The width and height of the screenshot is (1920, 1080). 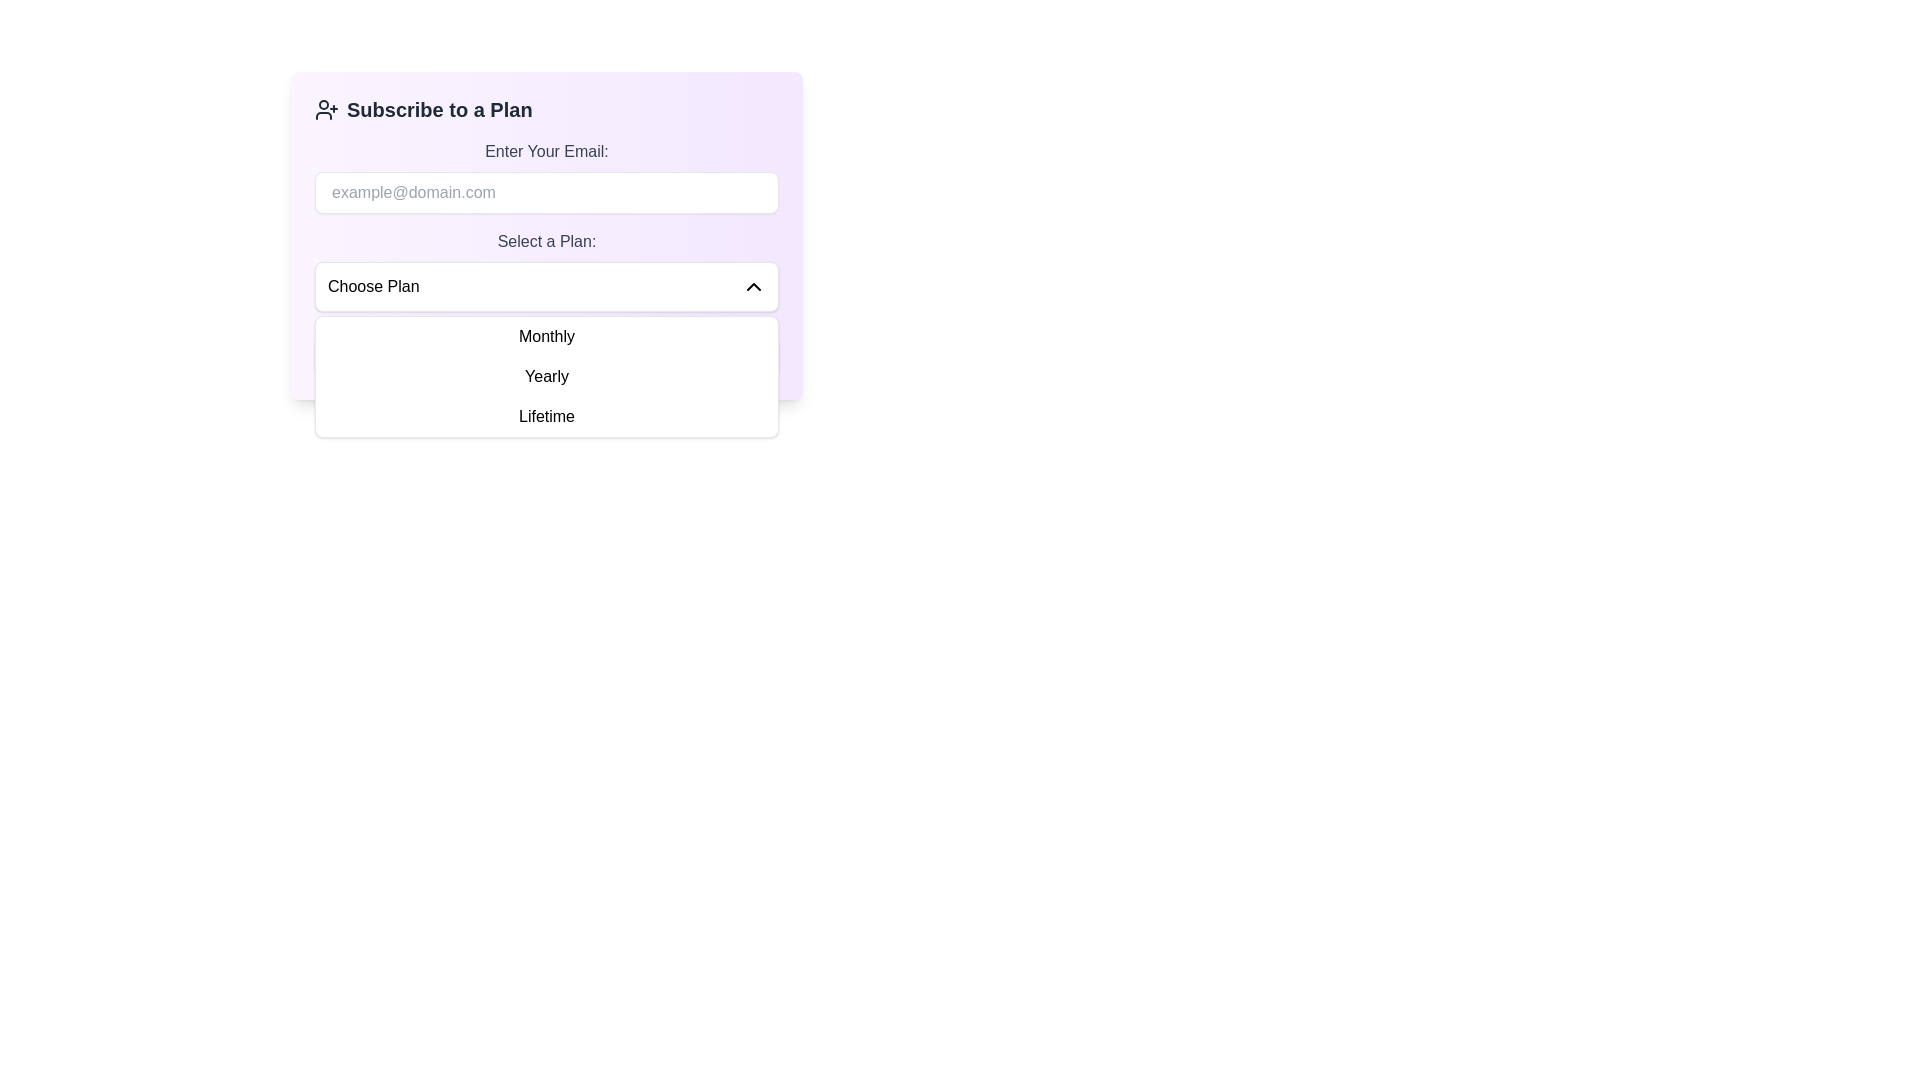 I want to click on the 'Lifetime' option in the dropdown menu located beneath the label 'Select a Plan:', which is the third option in the list, so click(x=547, y=415).